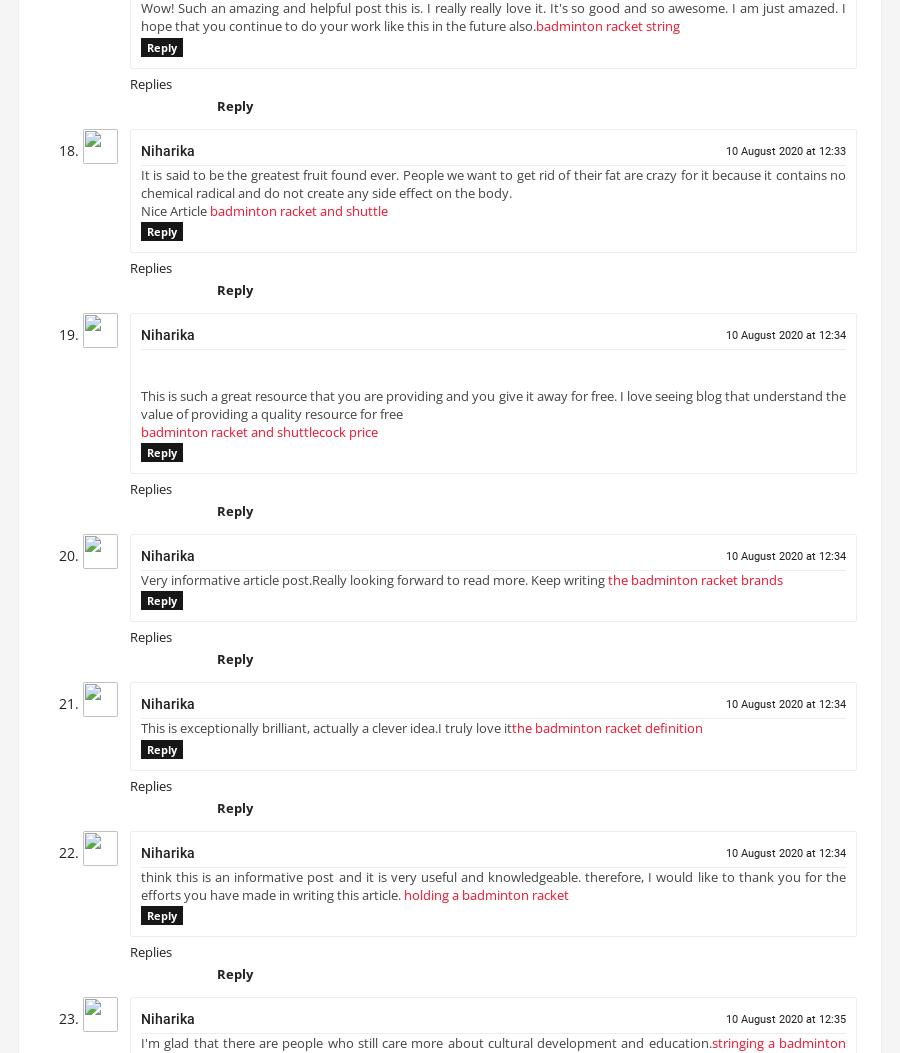  What do you see at coordinates (608, 34) in the screenshot?
I see `'badminton racket string'` at bounding box center [608, 34].